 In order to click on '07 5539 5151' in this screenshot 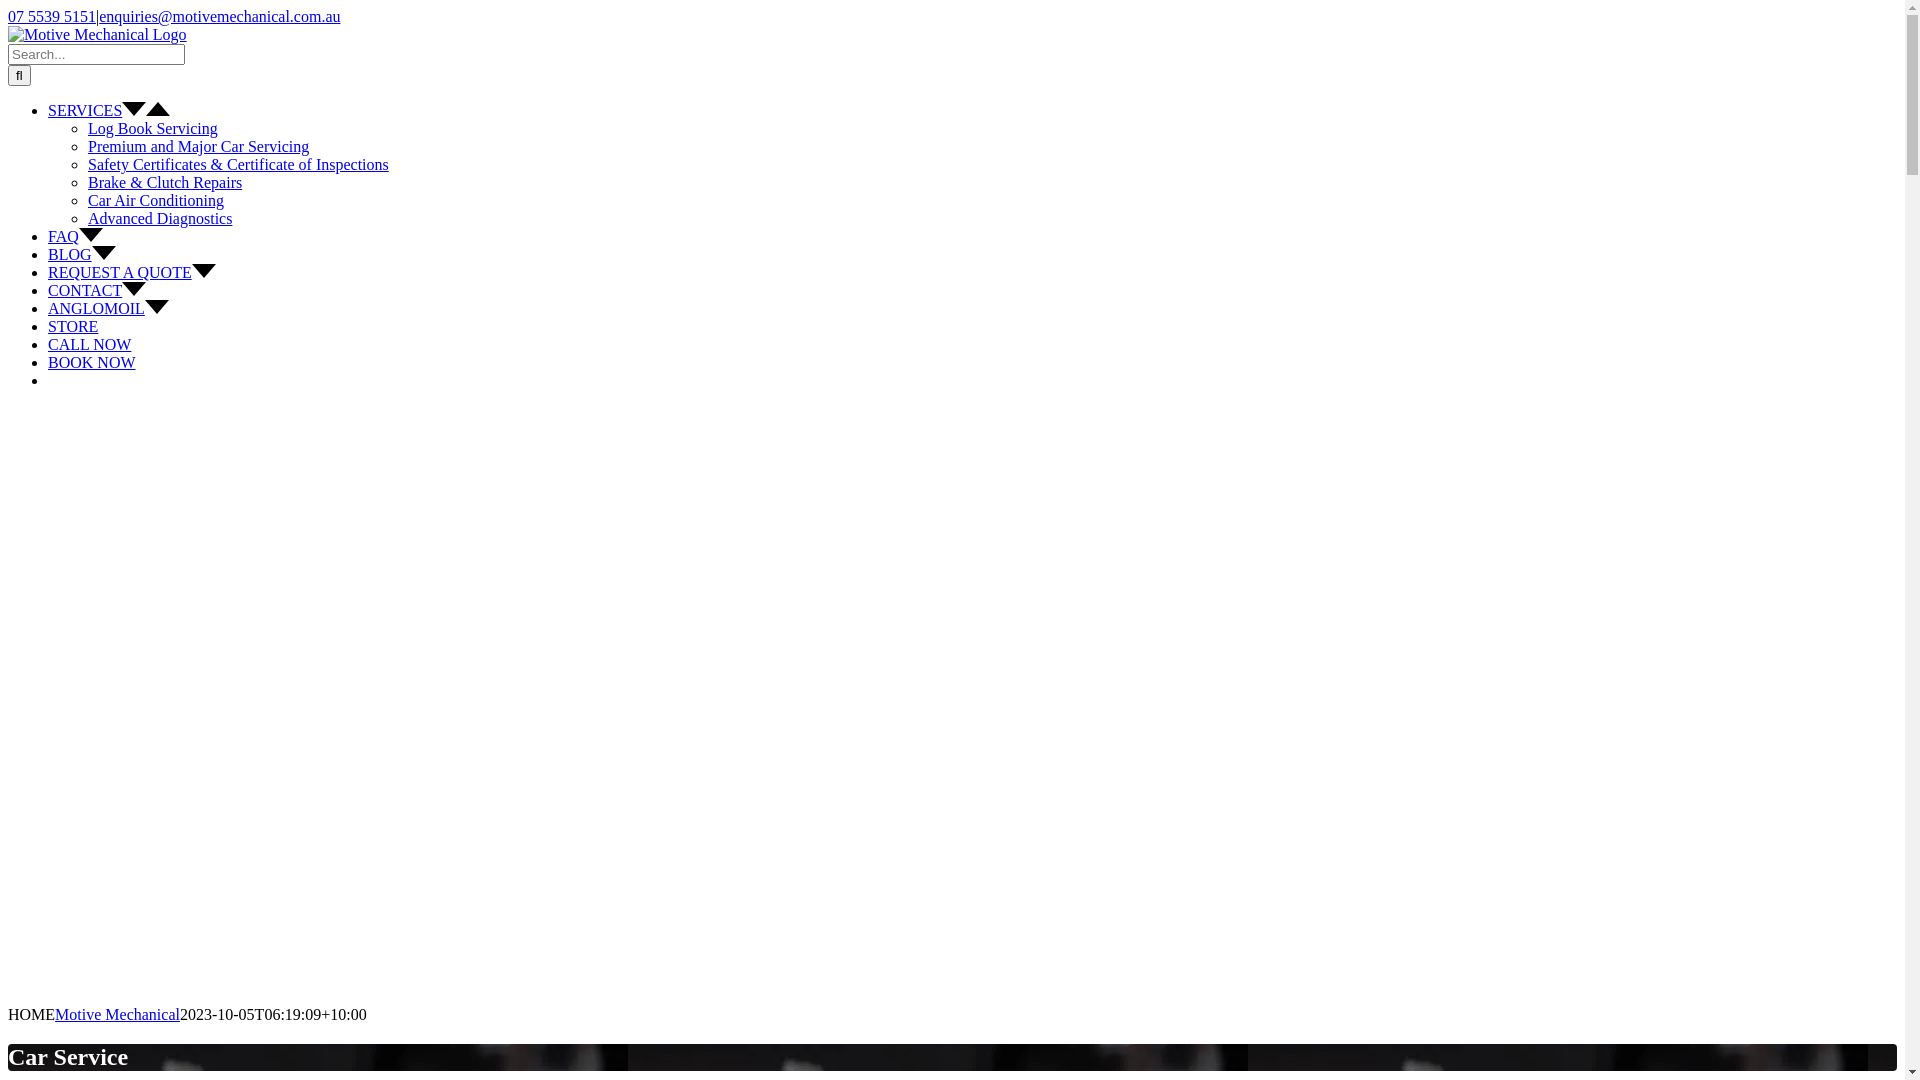, I will do `click(52, 16)`.